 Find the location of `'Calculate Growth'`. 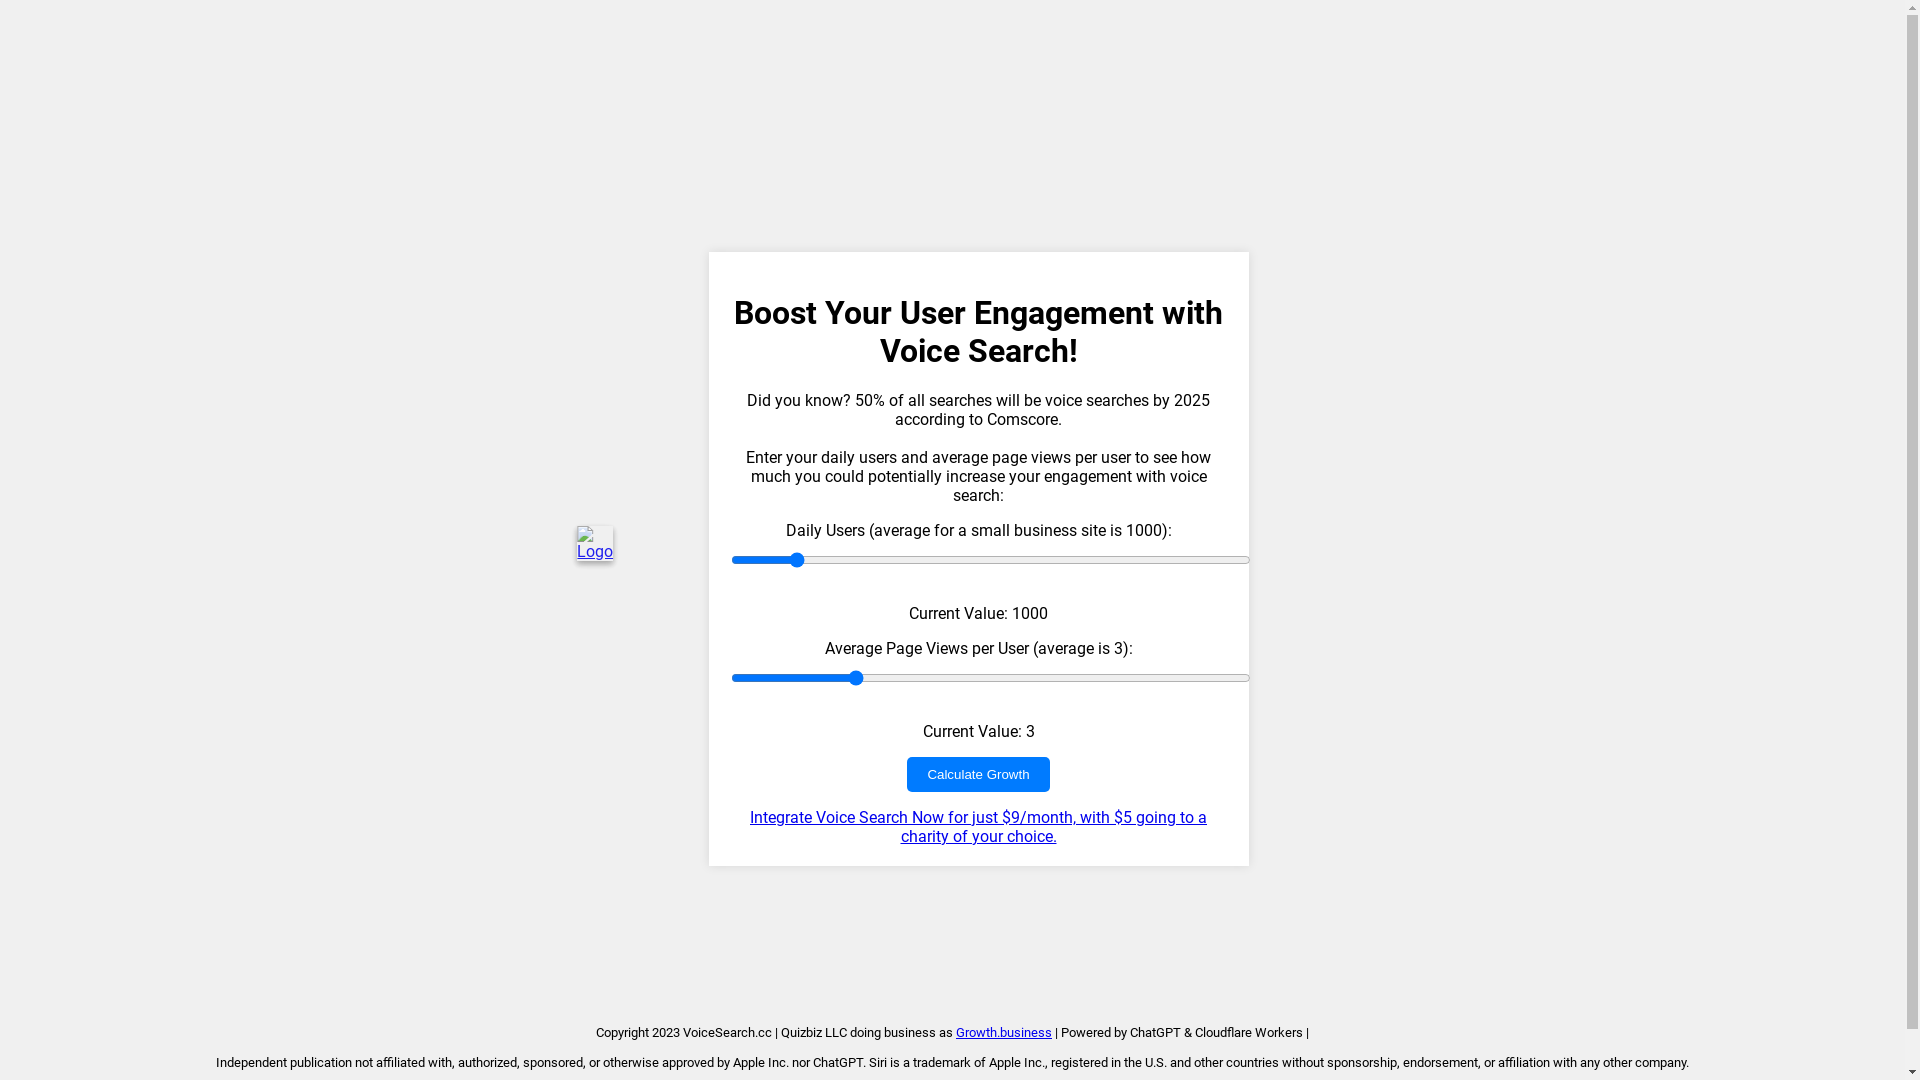

'Calculate Growth' is located at coordinates (978, 773).